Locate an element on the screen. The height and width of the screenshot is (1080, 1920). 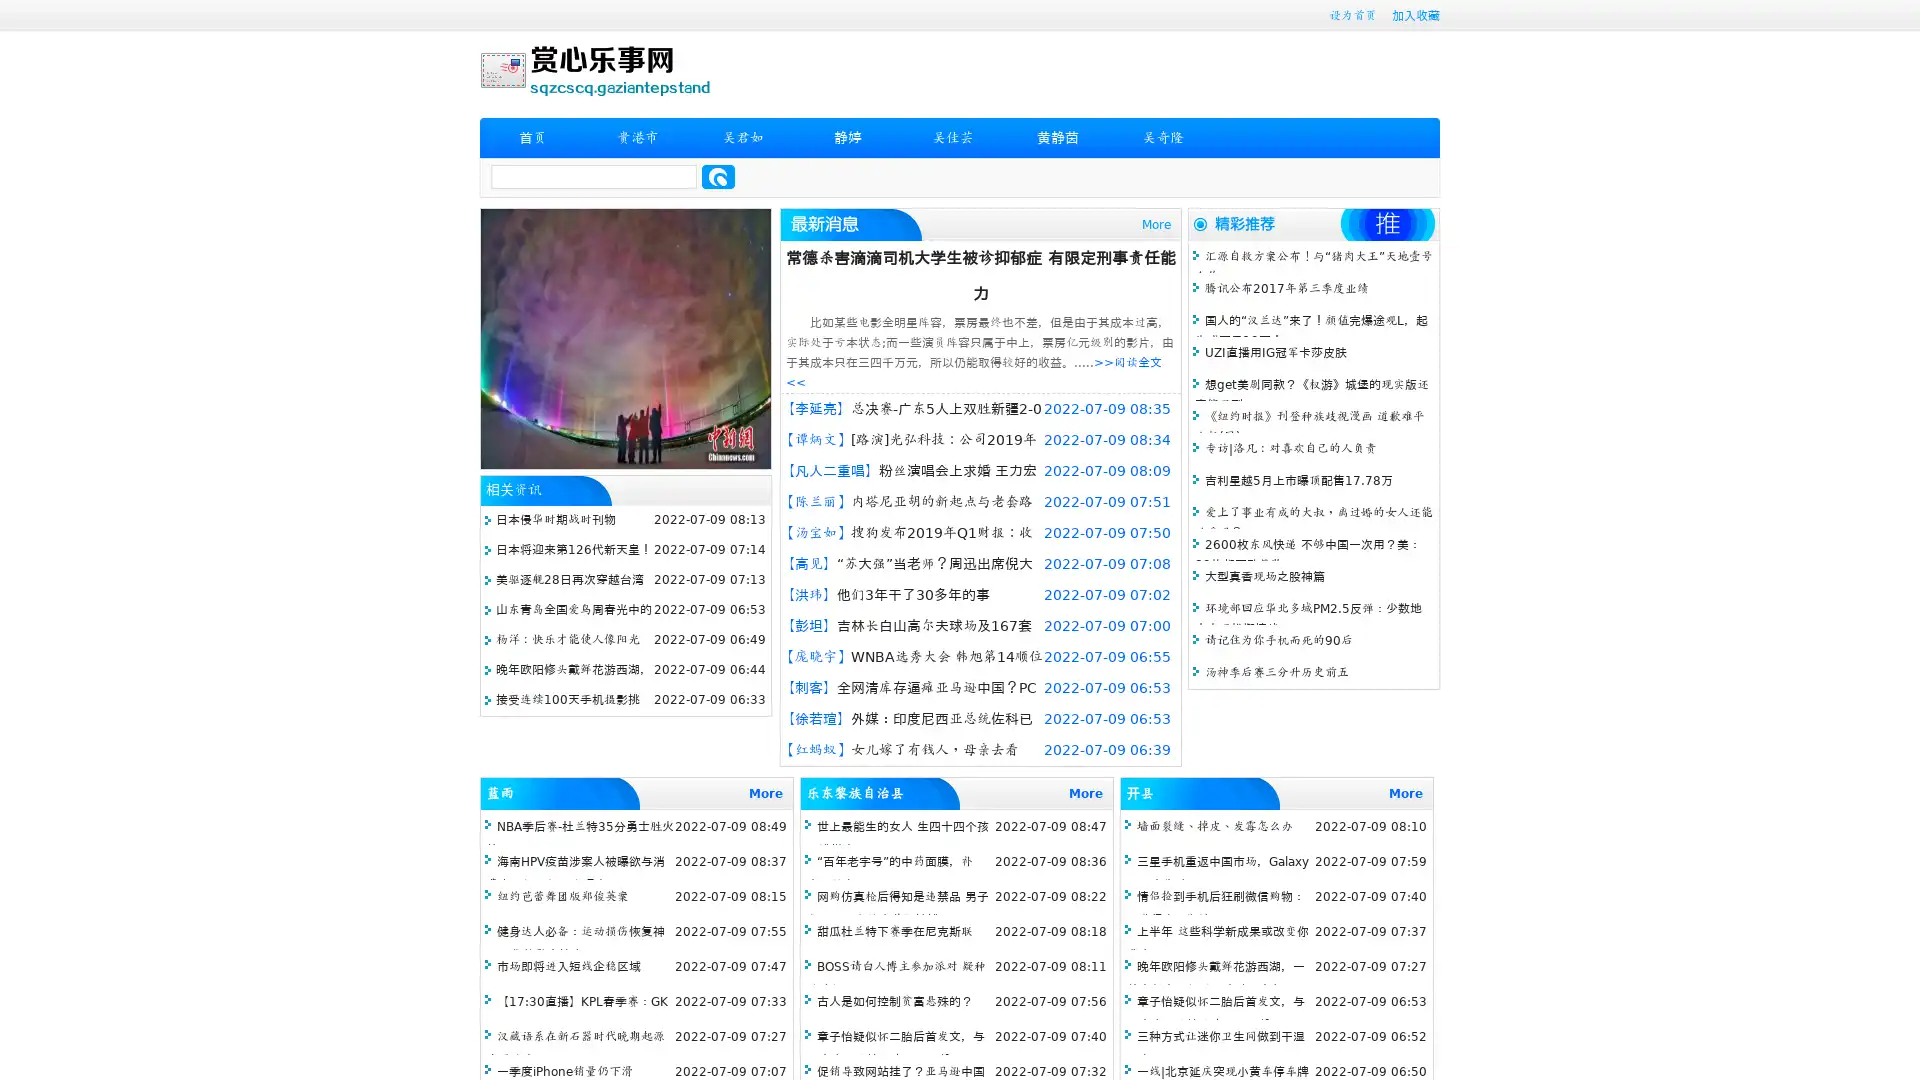
Search is located at coordinates (718, 176).